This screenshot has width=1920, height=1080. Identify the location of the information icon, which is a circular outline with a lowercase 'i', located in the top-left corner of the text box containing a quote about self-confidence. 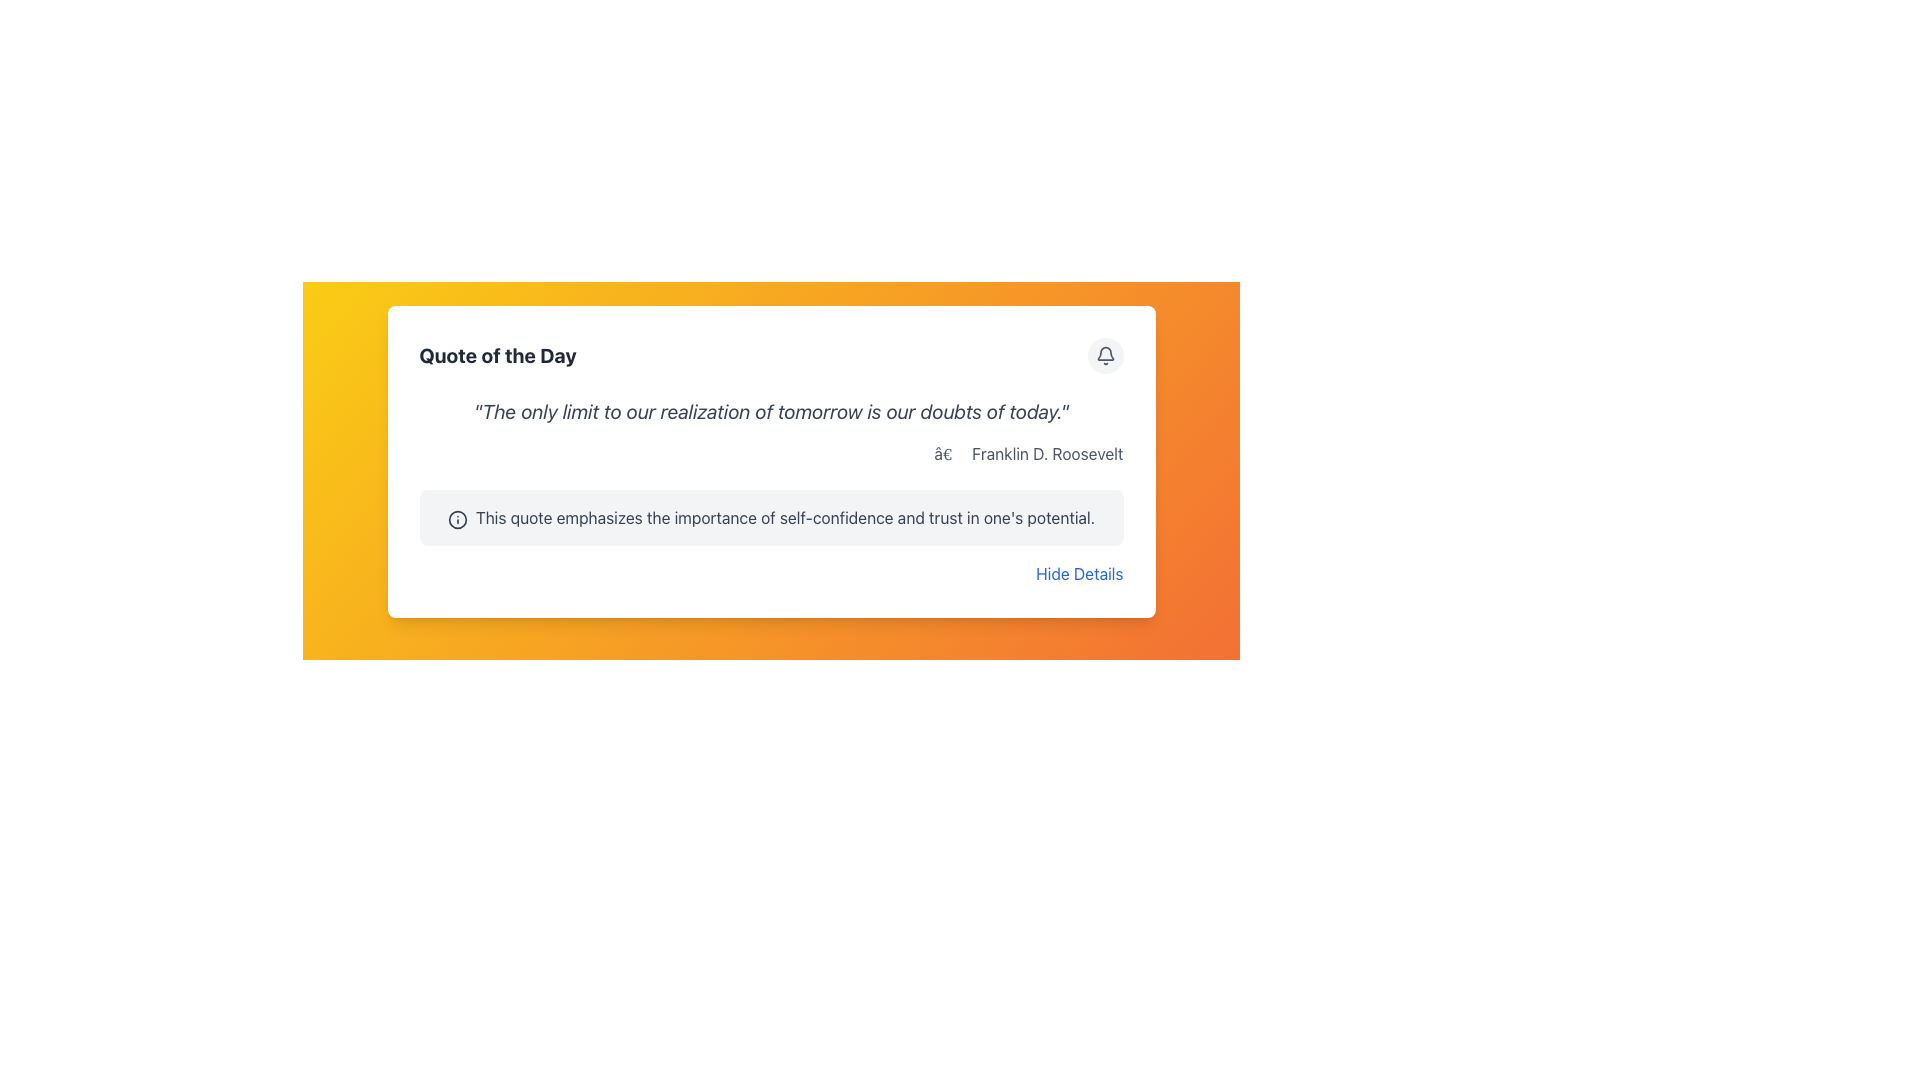
(456, 518).